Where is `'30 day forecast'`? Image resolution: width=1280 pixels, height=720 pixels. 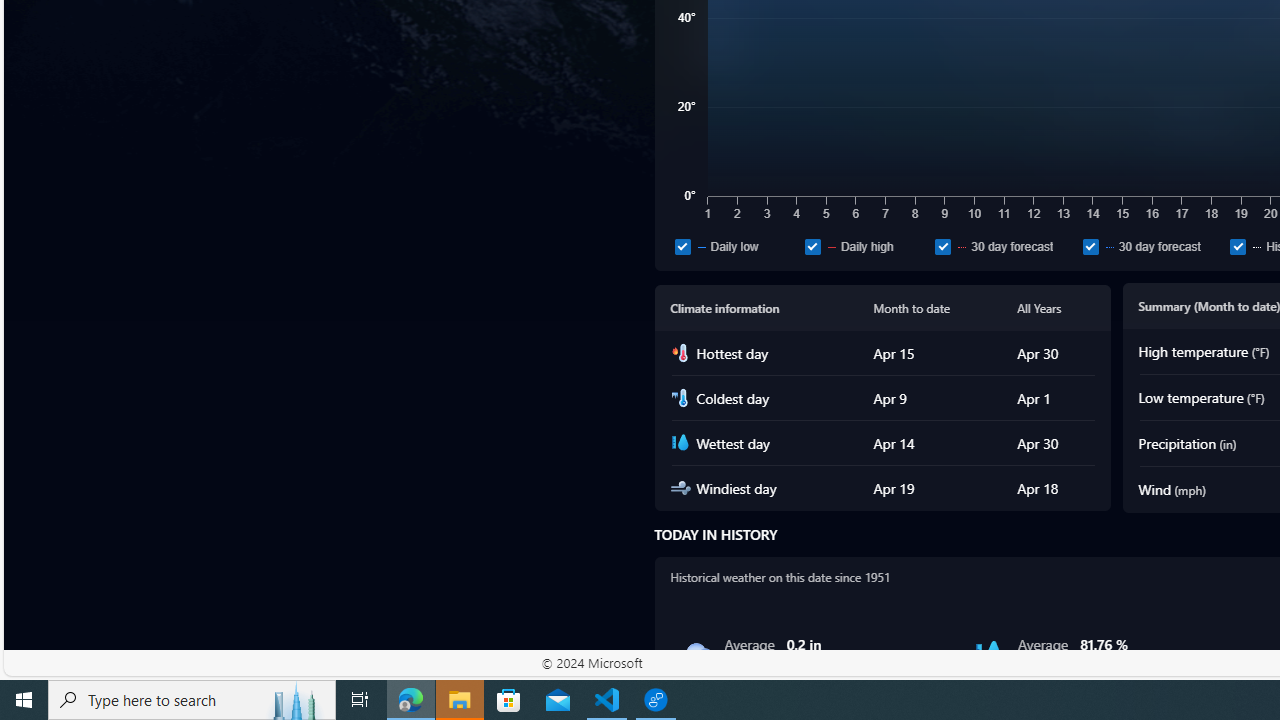 '30 day forecast' is located at coordinates (1152, 245).